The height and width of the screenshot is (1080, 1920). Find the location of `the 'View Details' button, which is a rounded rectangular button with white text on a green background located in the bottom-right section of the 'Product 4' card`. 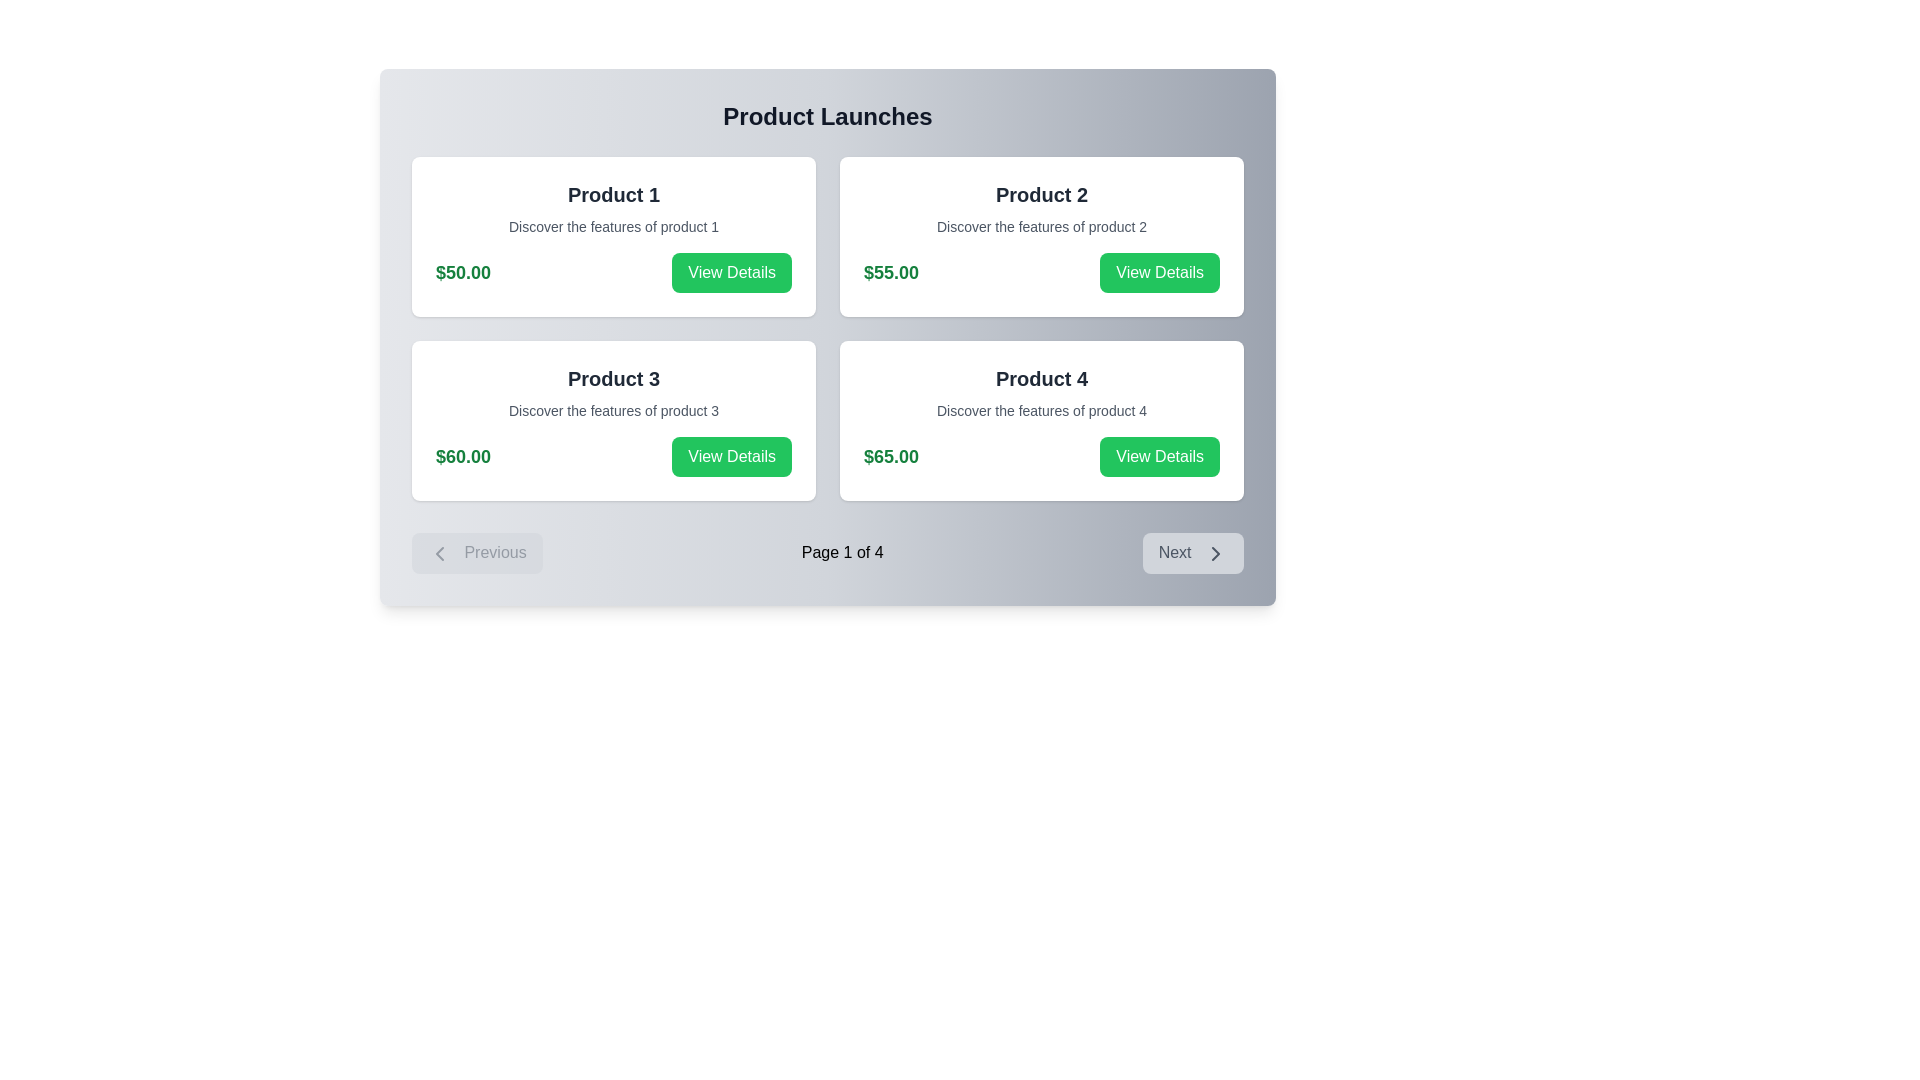

the 'View Details' button, which is a rounded rectangular button with white text on a green background located in the bottom-right section of the 'Product 4' card is located at coordinates (1160, 456).